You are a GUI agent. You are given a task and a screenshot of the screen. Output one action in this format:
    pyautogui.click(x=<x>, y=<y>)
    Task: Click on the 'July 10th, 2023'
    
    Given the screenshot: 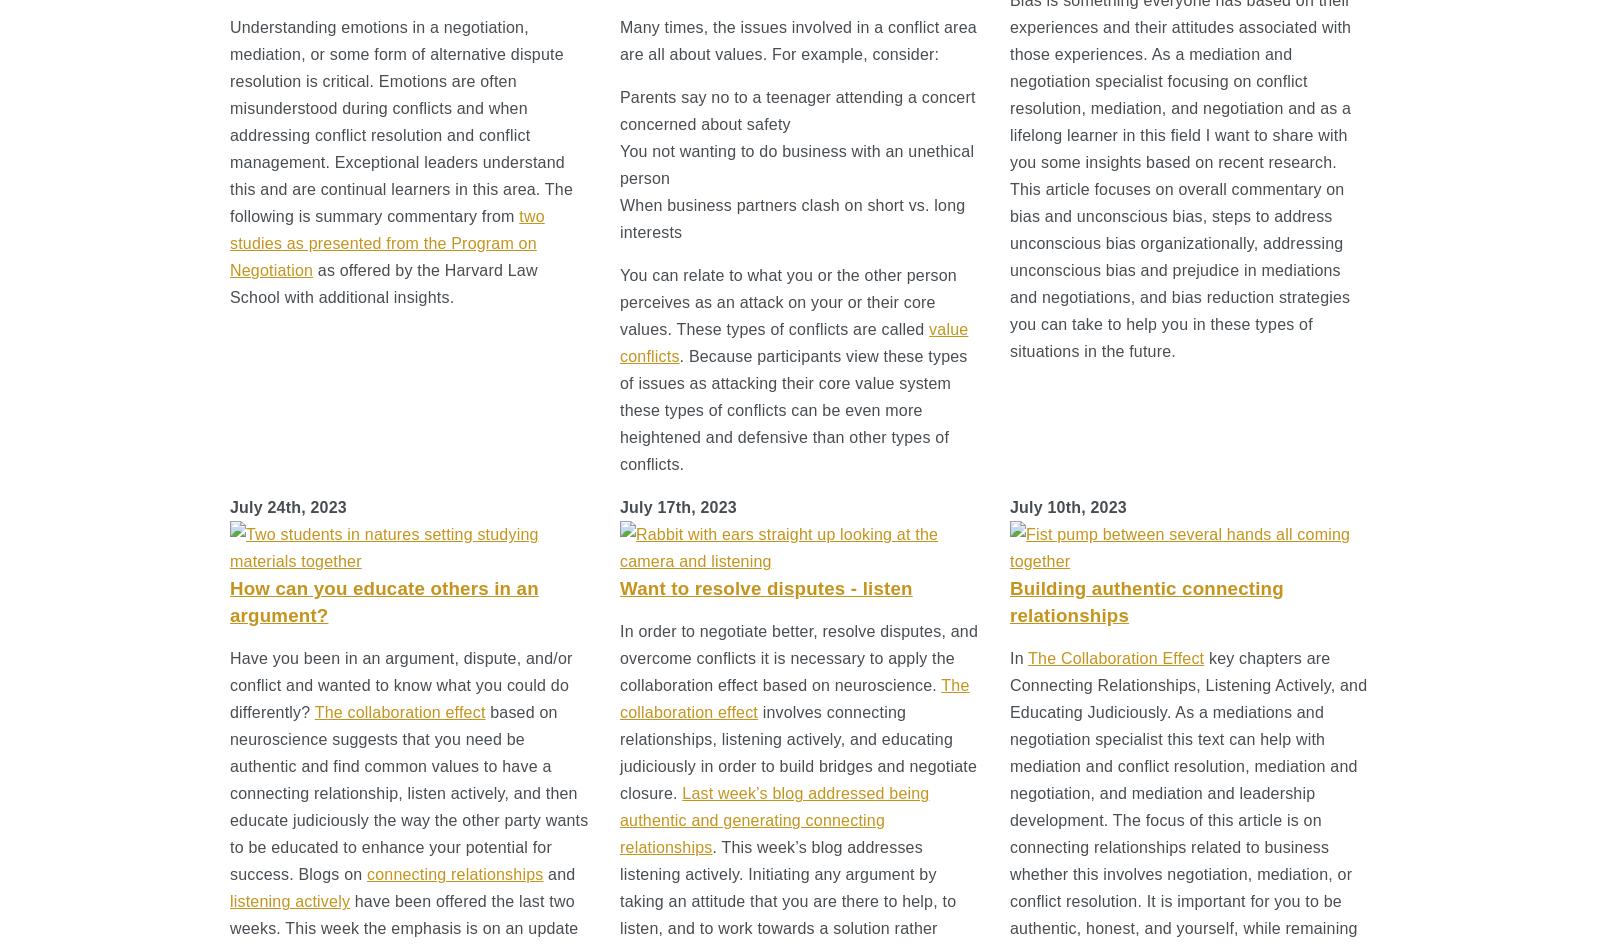 What is the action you would take?
    pyautogui.click(x=1009, y=507)
    